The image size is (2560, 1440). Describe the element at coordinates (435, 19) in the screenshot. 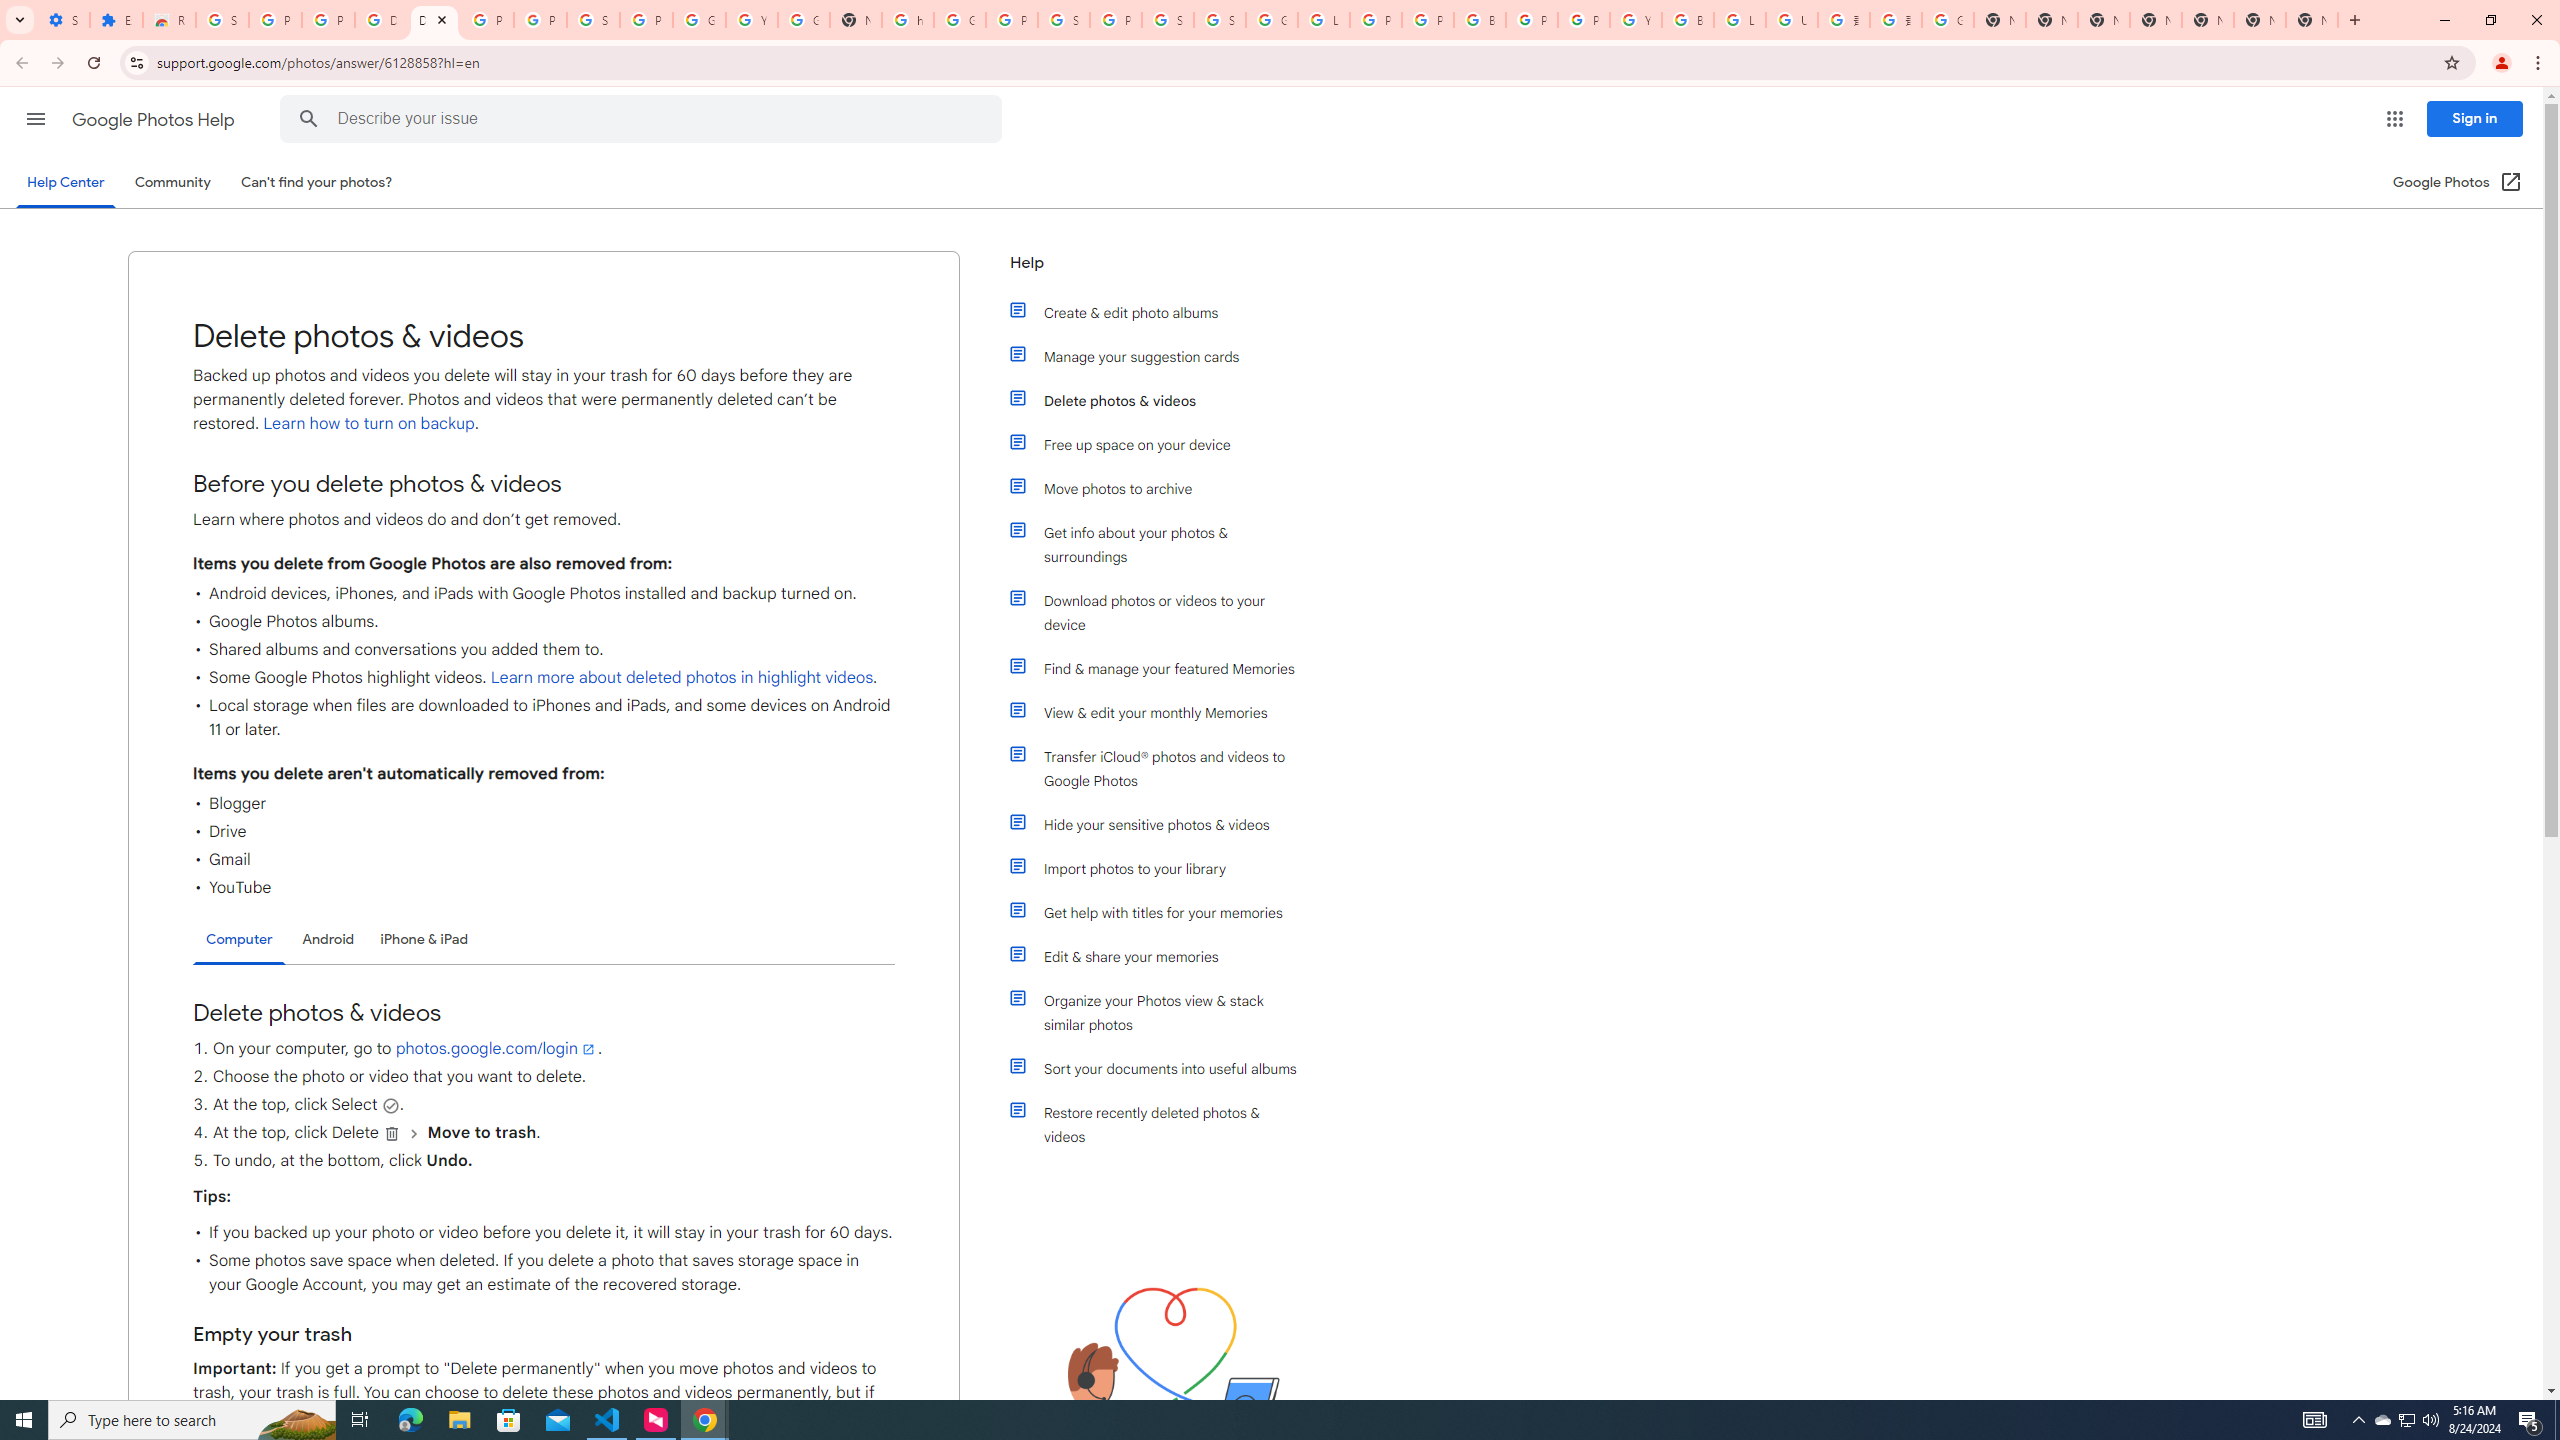

I see `'Delete photos & videos - Computer - Google Photos Help'` at that location.